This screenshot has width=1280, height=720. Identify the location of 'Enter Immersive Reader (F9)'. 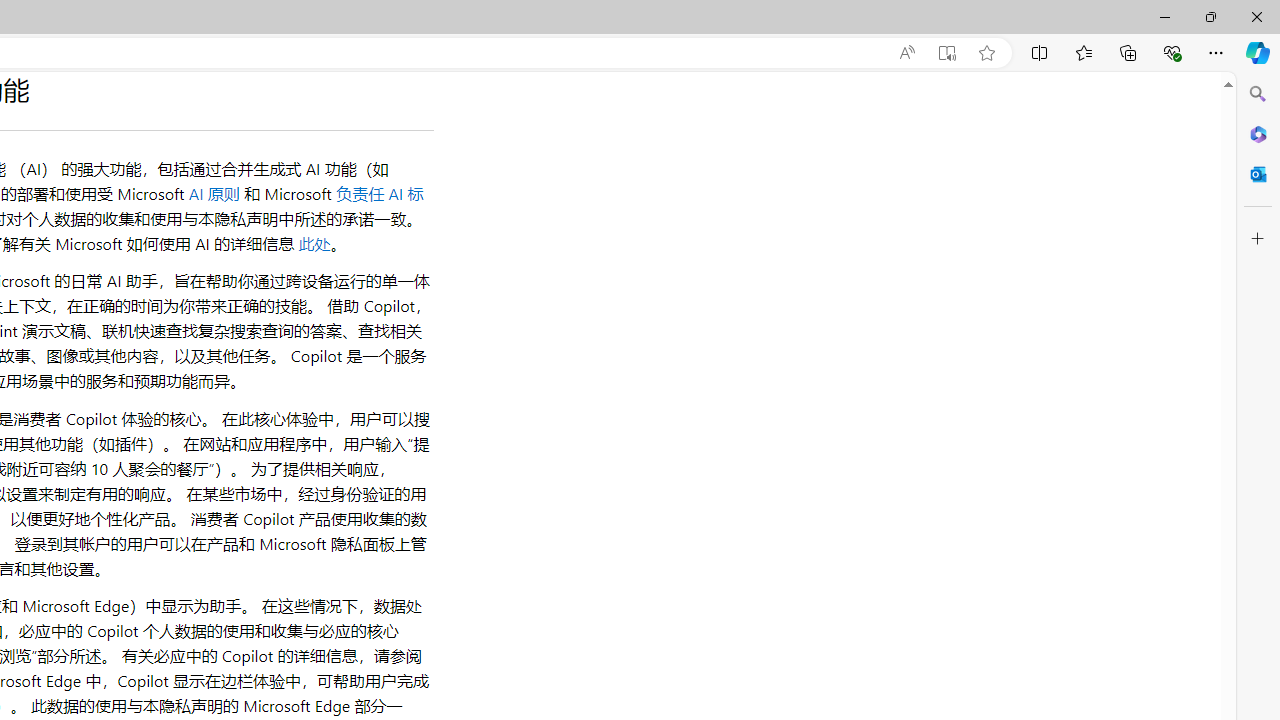
(945, 52).